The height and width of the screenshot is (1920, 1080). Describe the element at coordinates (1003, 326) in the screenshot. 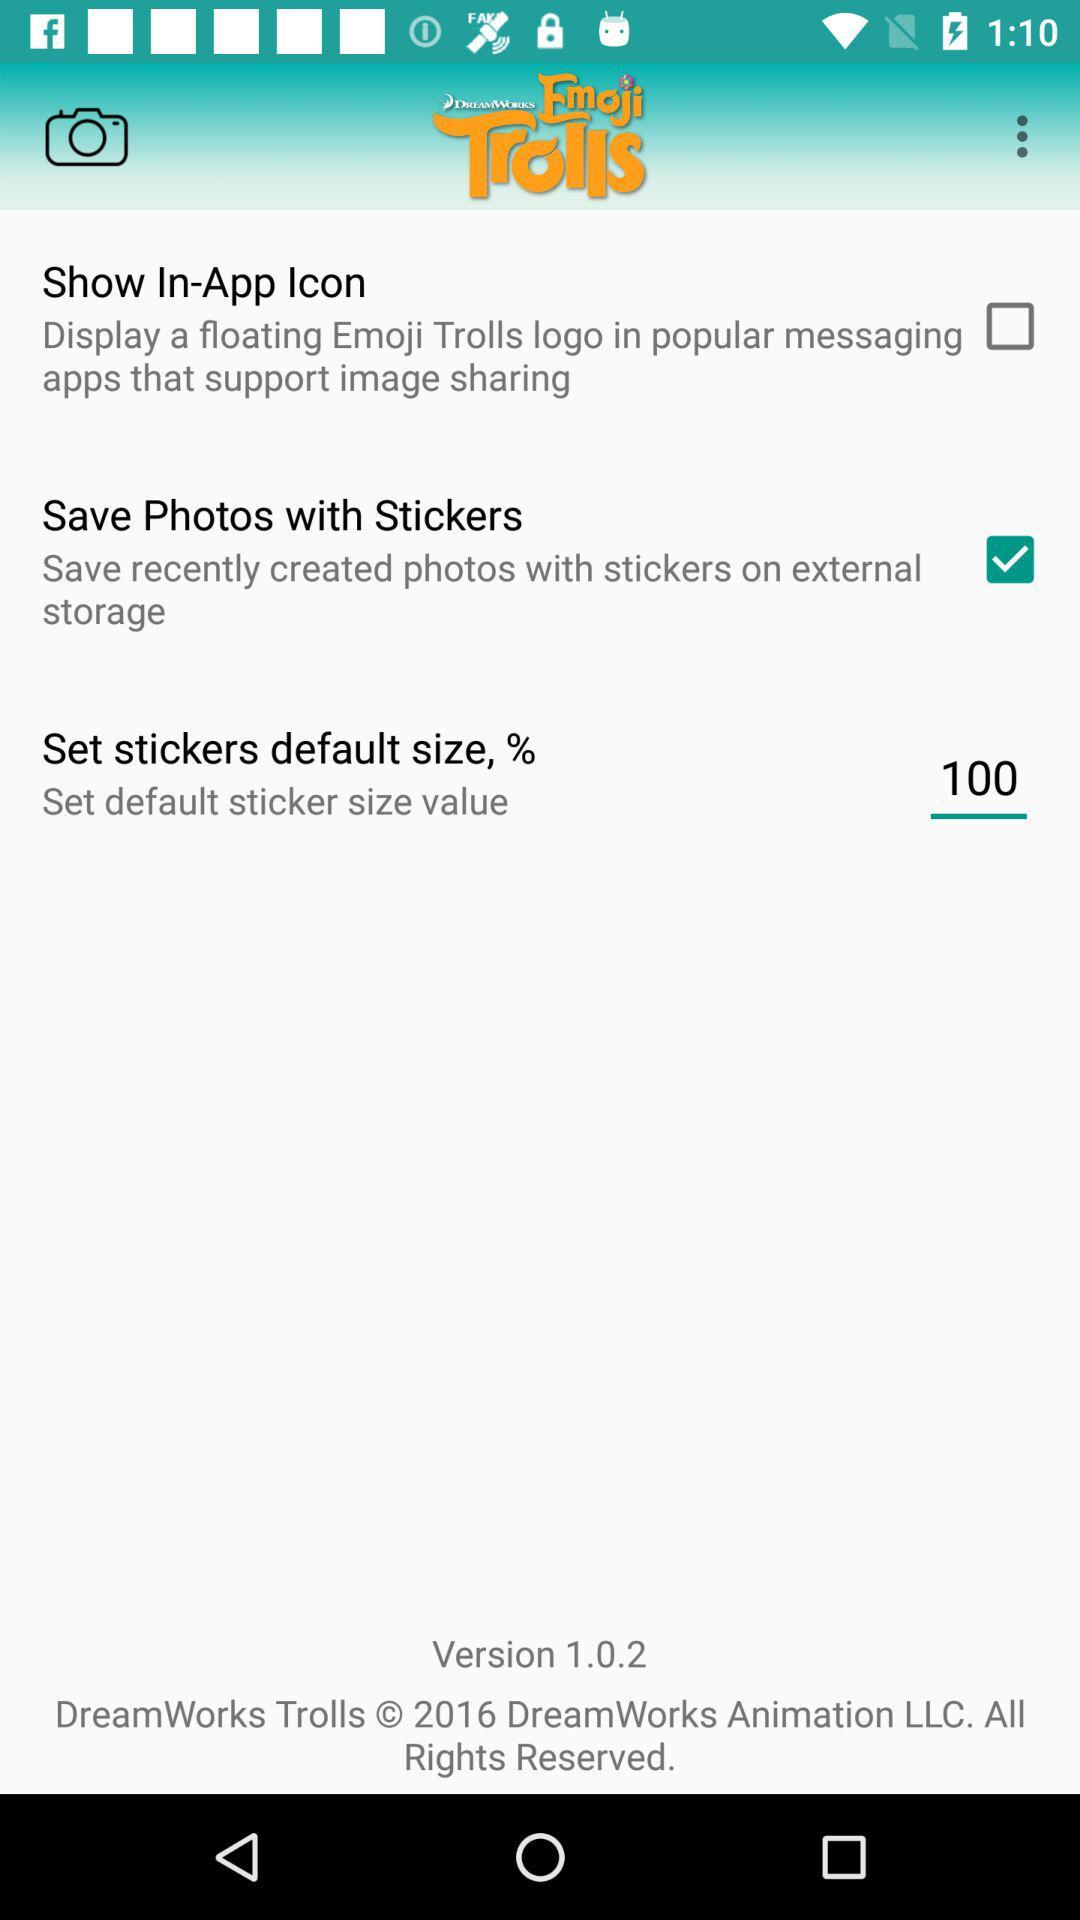

I see `item next to display a floating item` at that location.